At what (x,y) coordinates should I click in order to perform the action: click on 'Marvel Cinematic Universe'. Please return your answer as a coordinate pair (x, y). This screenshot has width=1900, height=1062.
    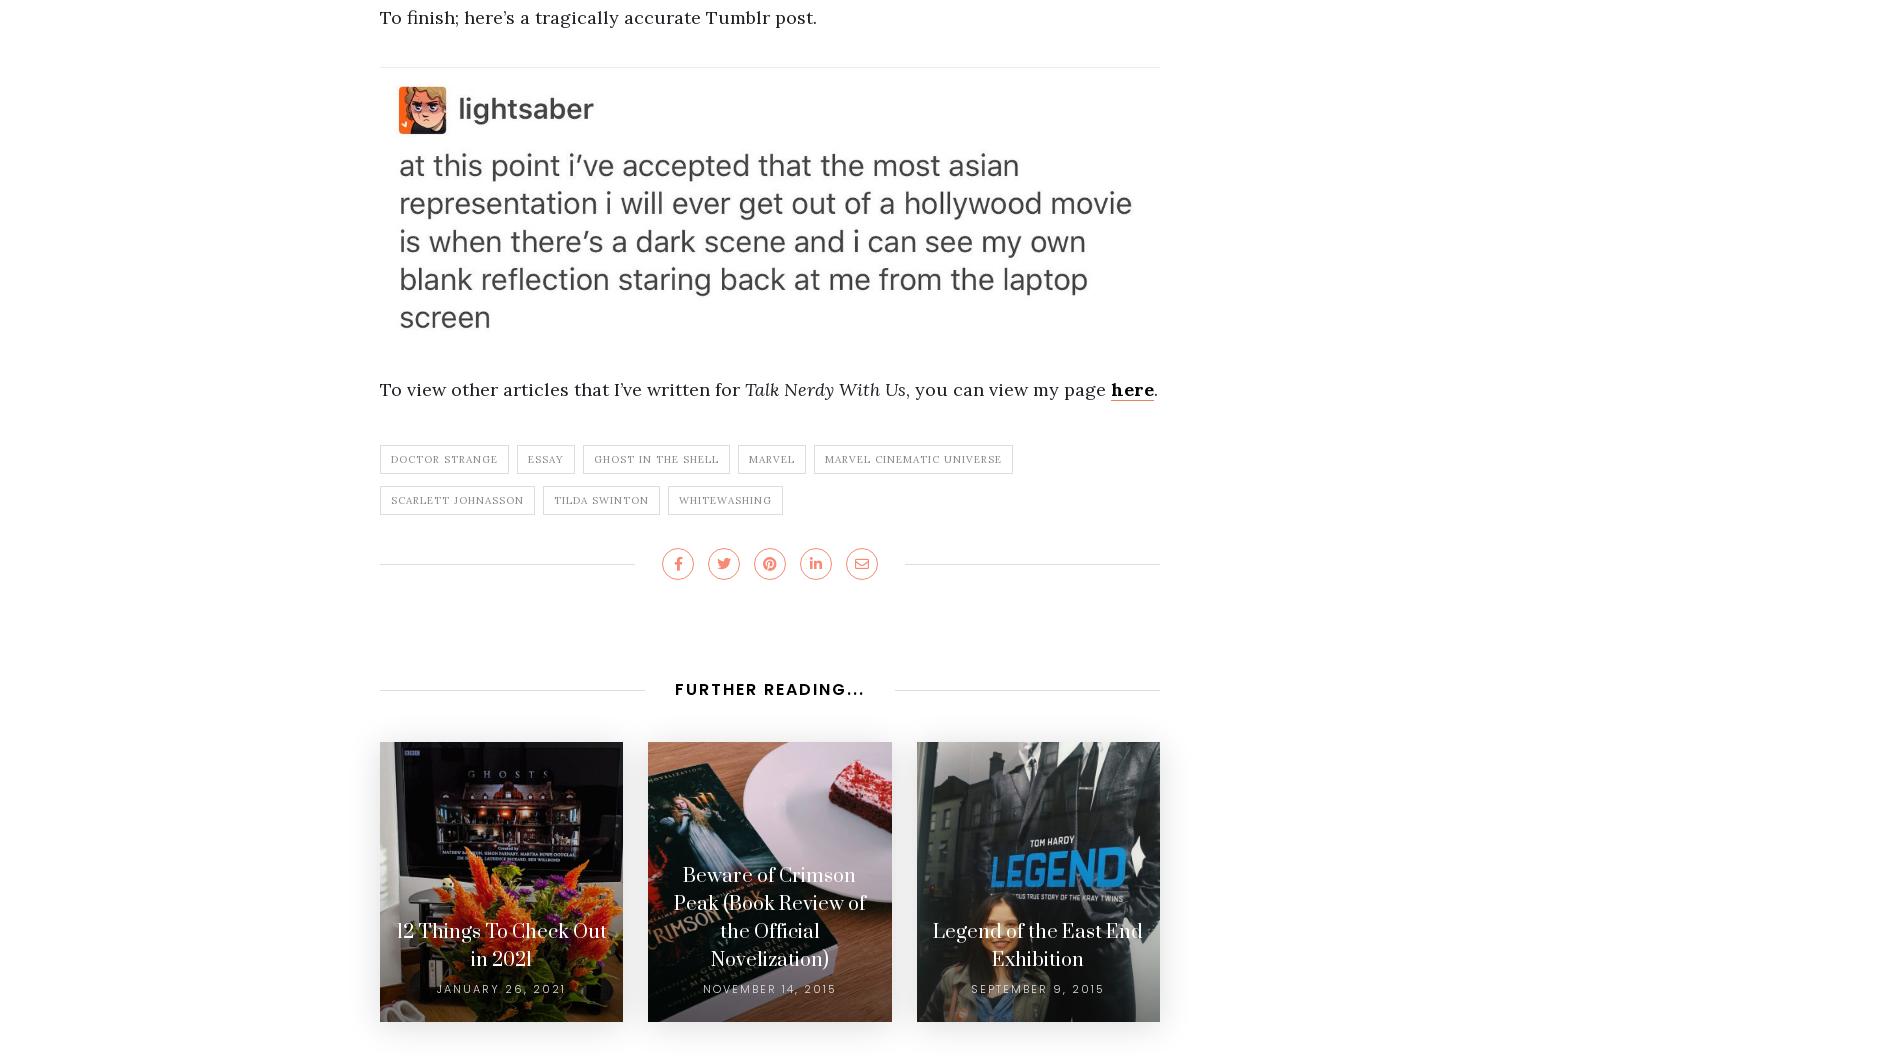
    Looking at the image, I should click on (912, 458).